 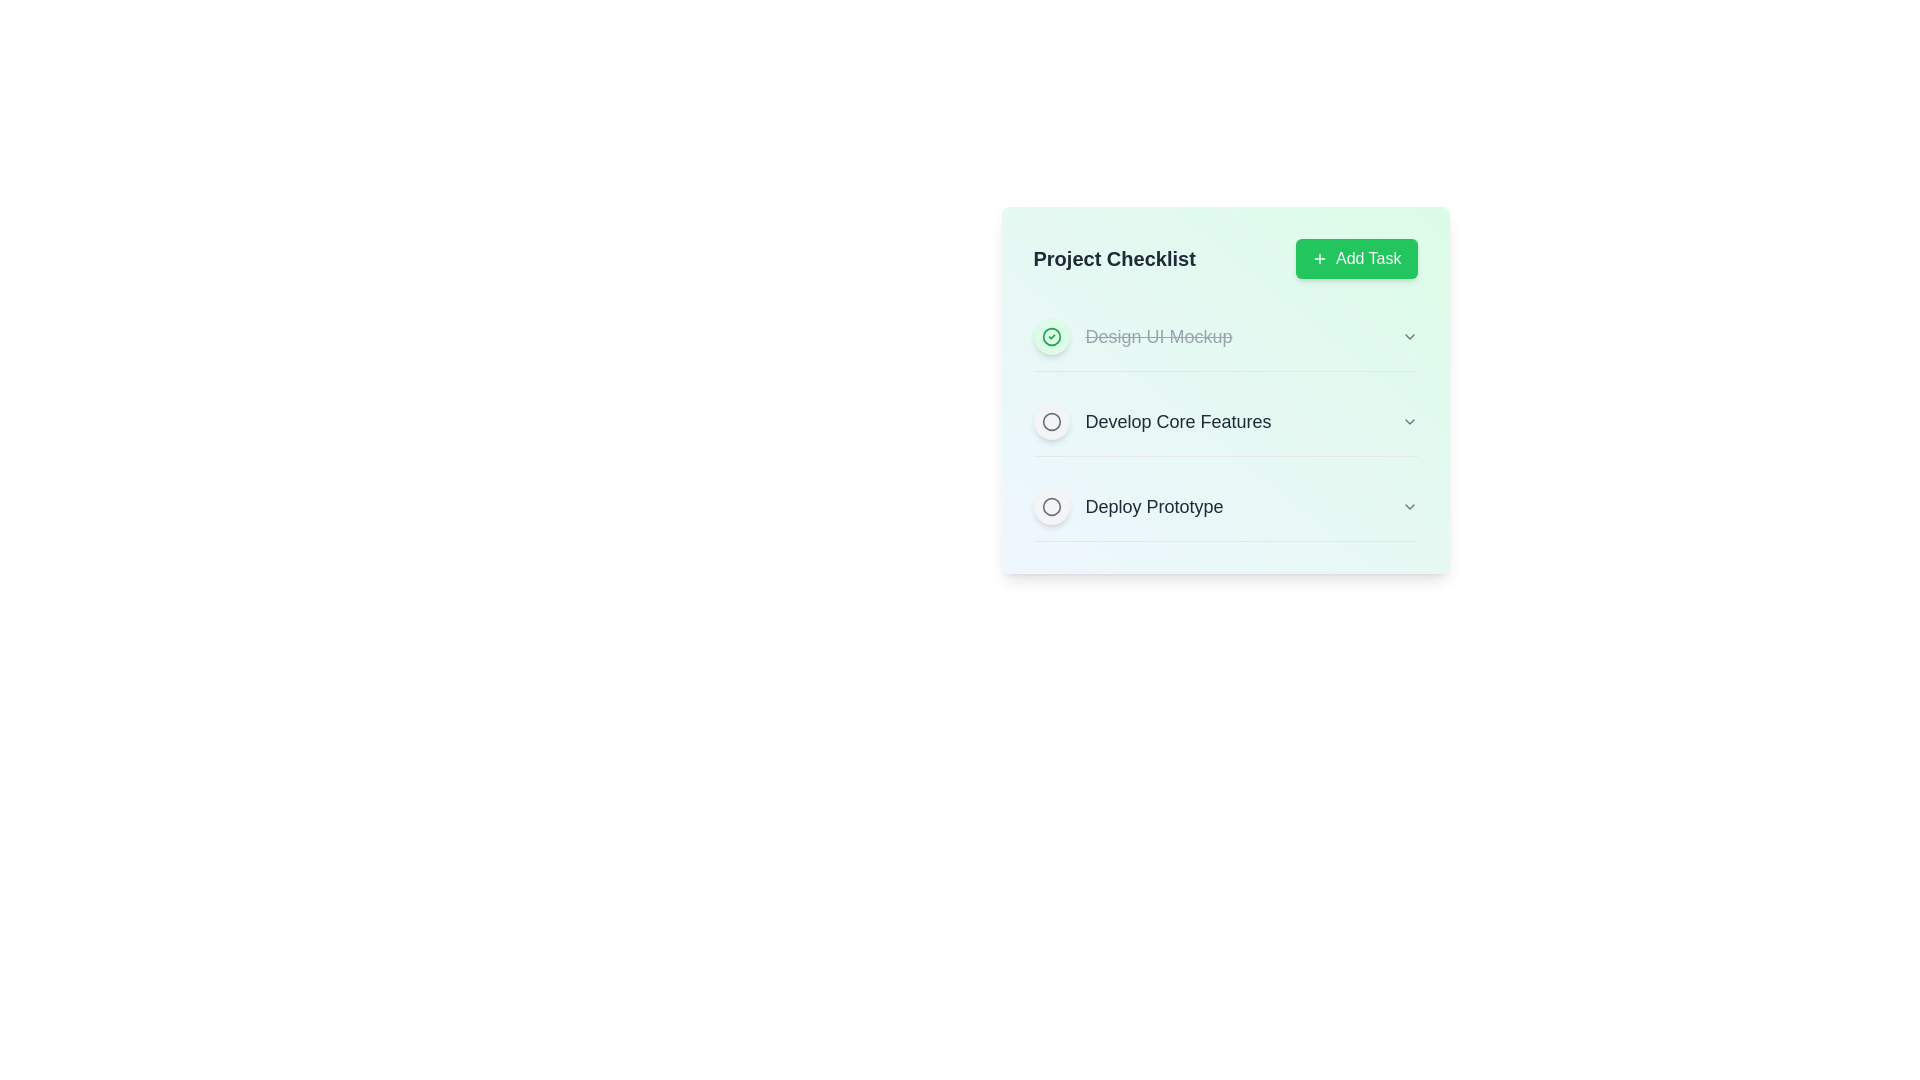 I want to click on the dropdown button next to the task 'Develop Core Features' to expand its options, so click(x=1408, y=420).